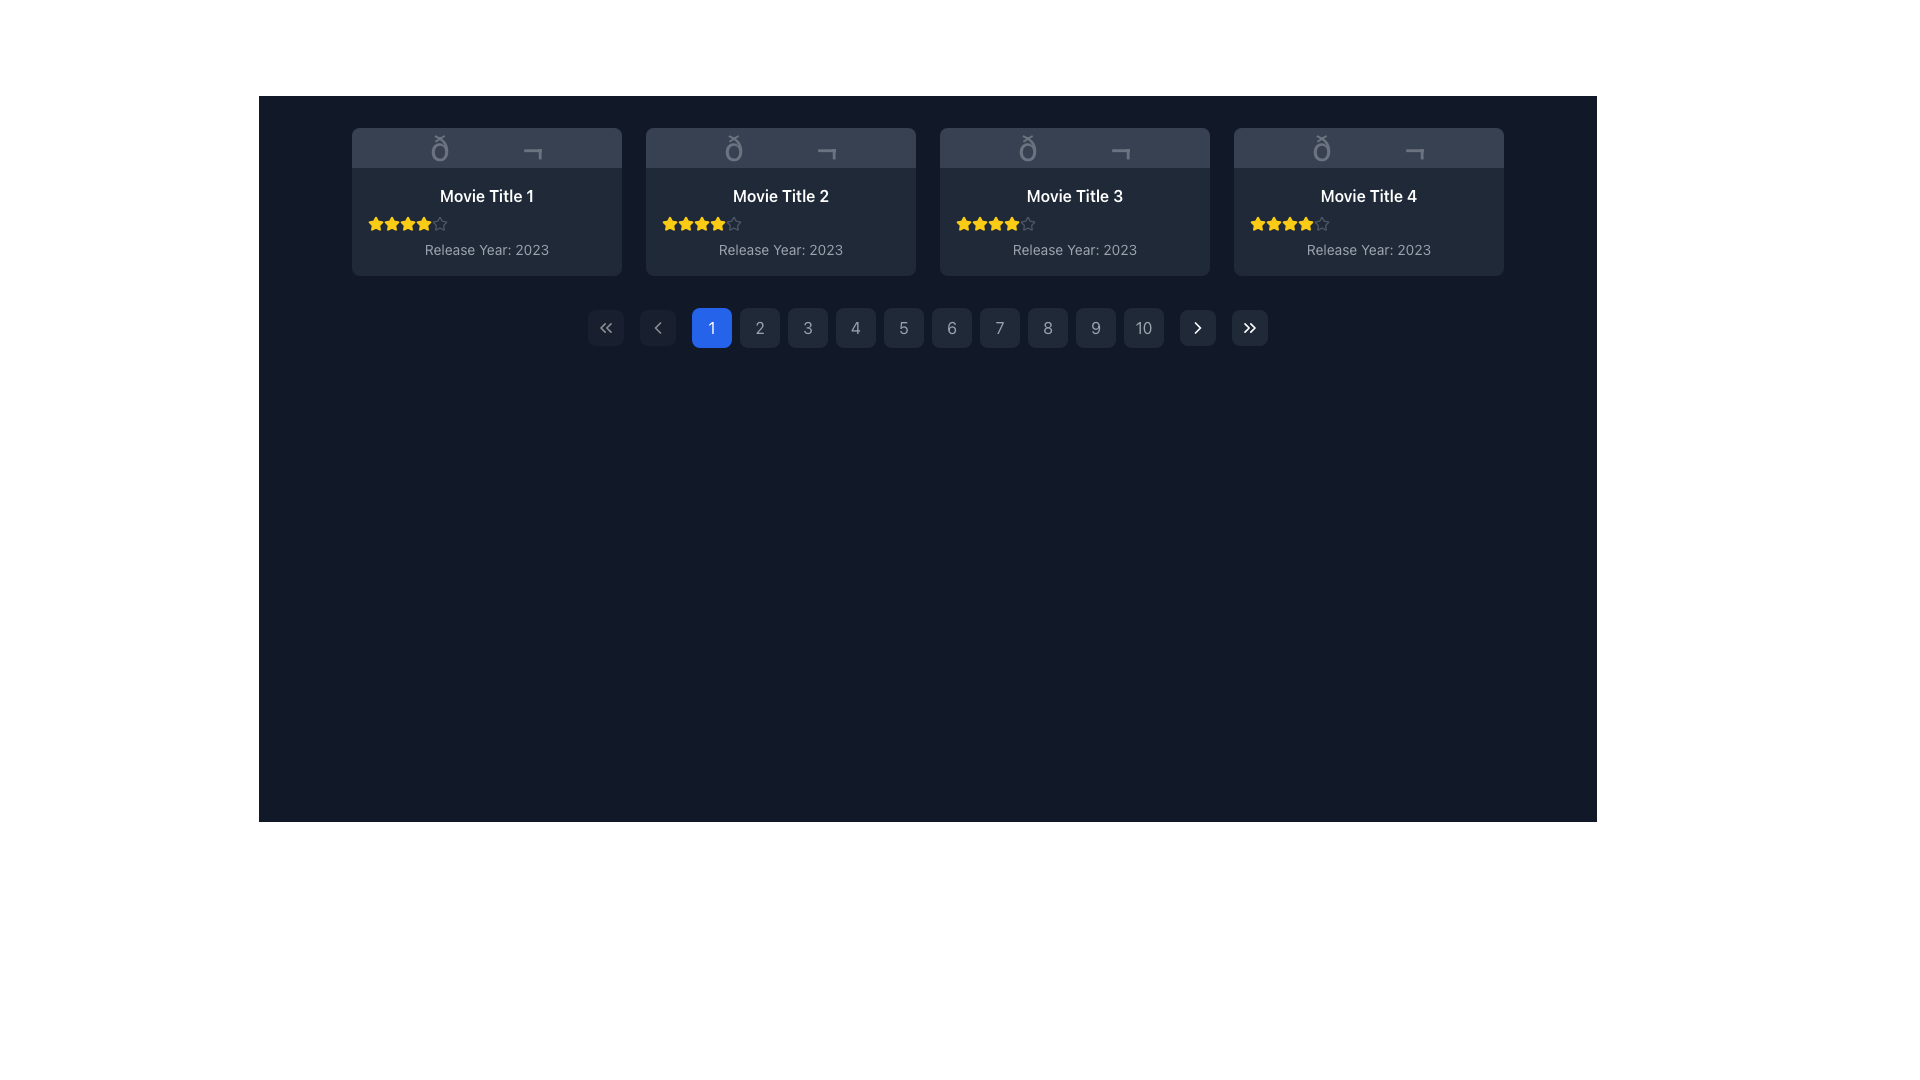 This screenshot has width=1920, height=1080. I want to click on the pagination button labeled '8' located near the bottom center of the layout, so click(1046, 326).